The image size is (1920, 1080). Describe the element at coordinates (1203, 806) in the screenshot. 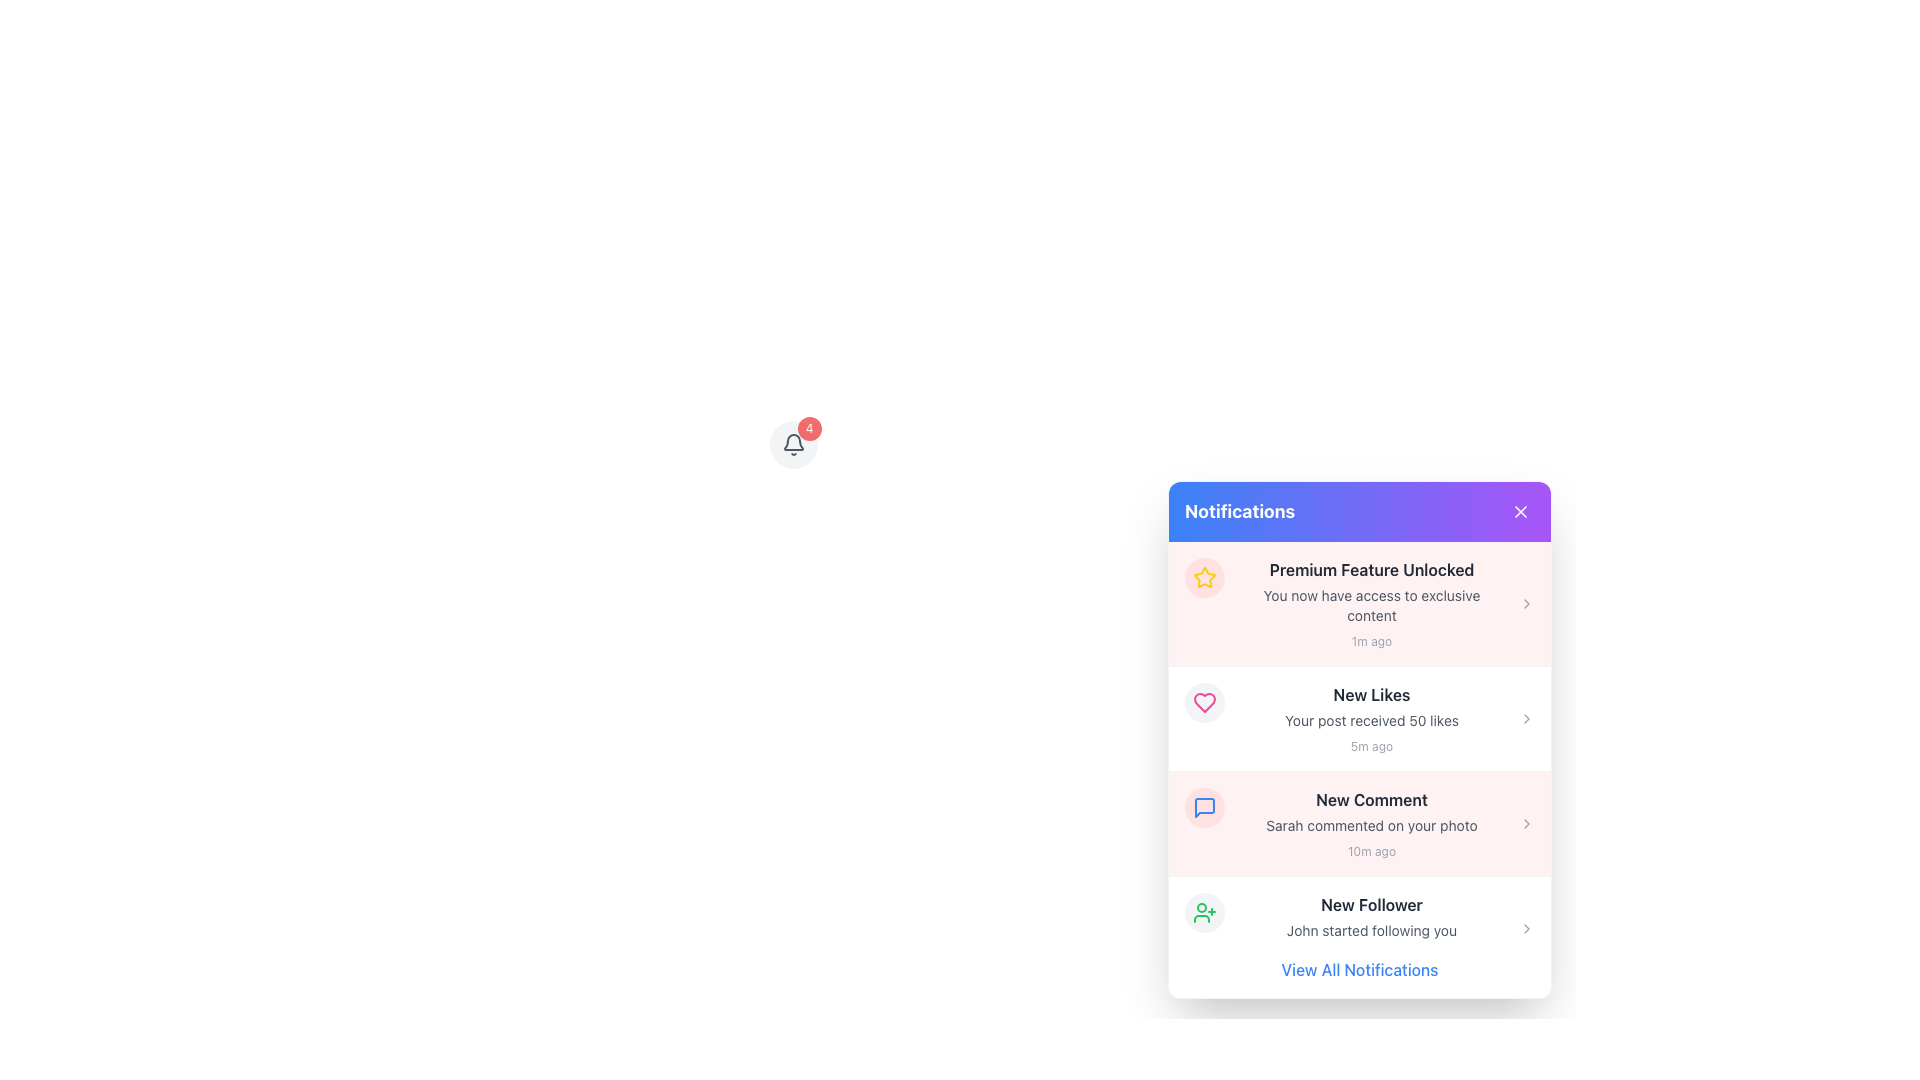

I see `the details of the circular icon with a light red background and a blue speech bubble, which is located on the leftmost side of the 'New Comment' notification adjacent to 'Sarah commented on your photo'` at that location.